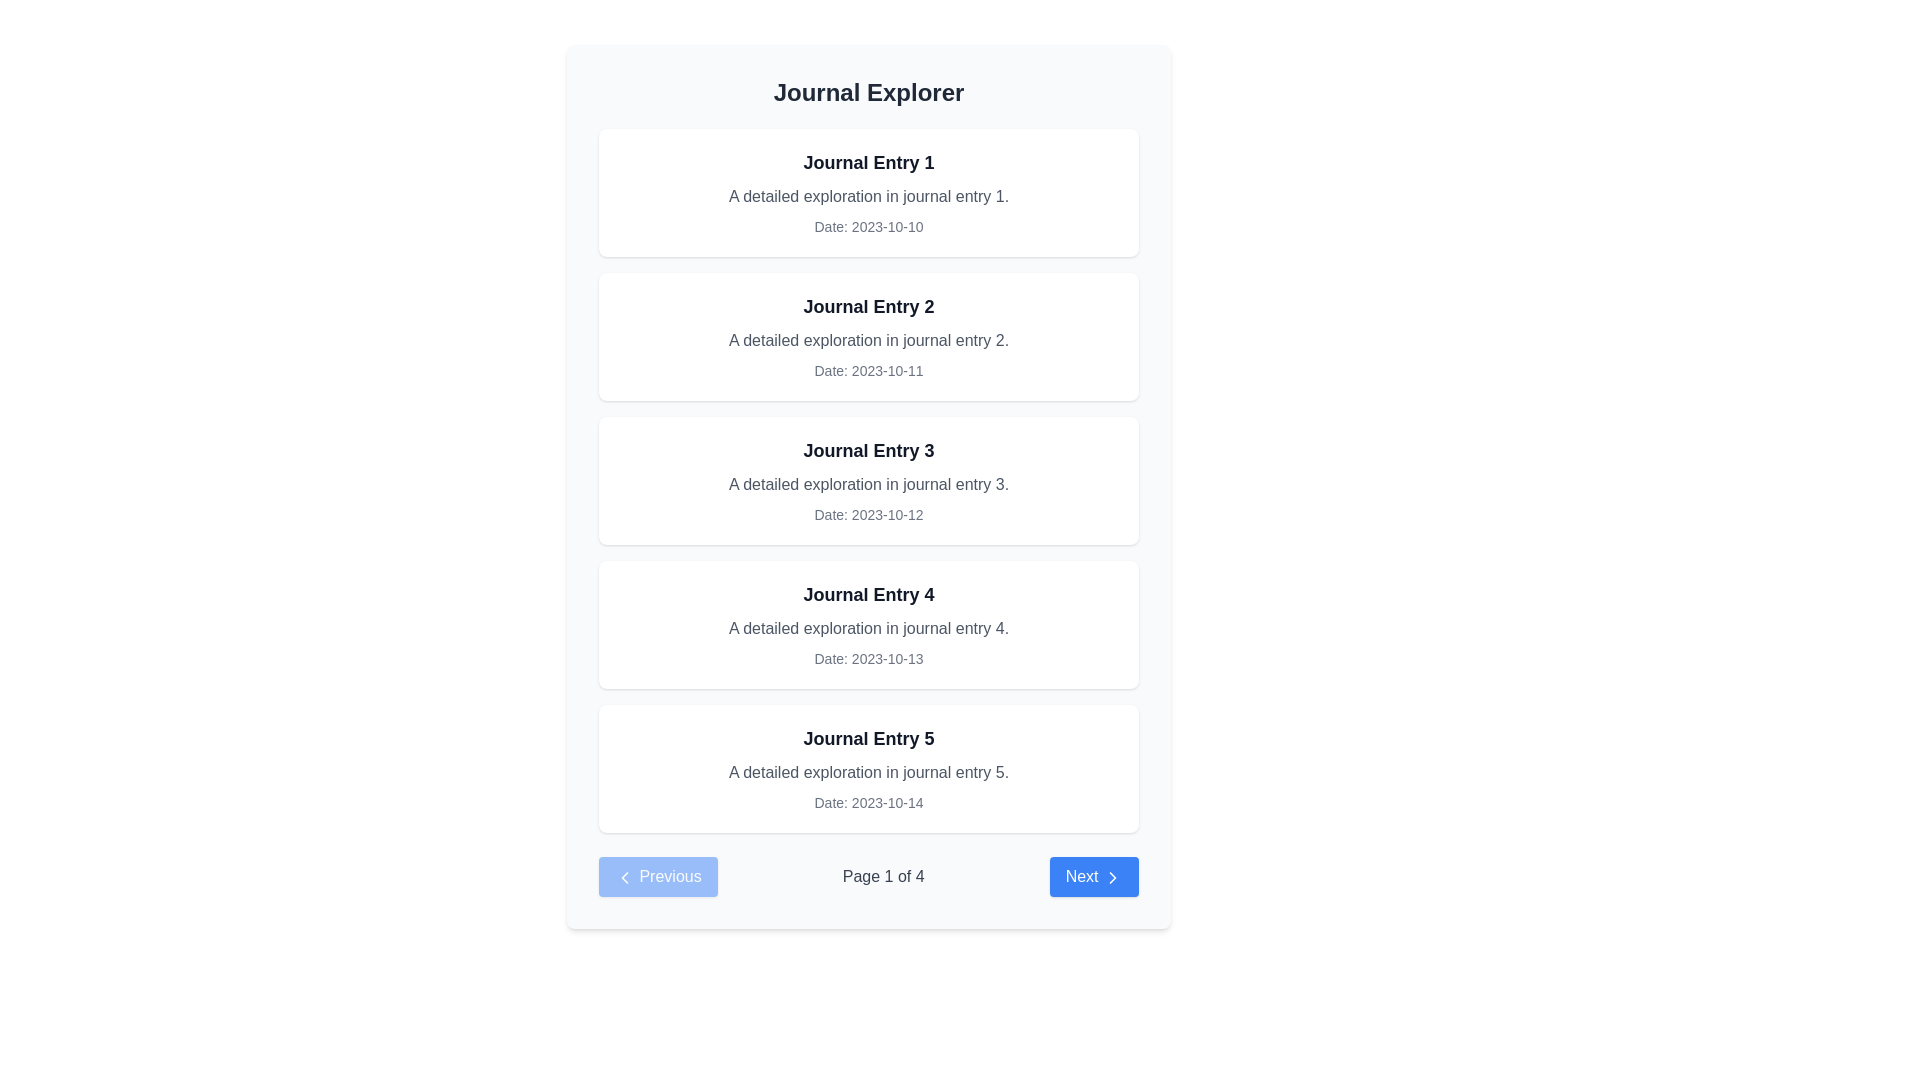 The image size is (1920, 1080). Describe the element at coordinates (868, 335) in the screenshot. I see `text from the Information Panel, which summarizes a specific journal entry and is located between 'Journal Entry 1' and 'Journal Entry 3'` at that location.